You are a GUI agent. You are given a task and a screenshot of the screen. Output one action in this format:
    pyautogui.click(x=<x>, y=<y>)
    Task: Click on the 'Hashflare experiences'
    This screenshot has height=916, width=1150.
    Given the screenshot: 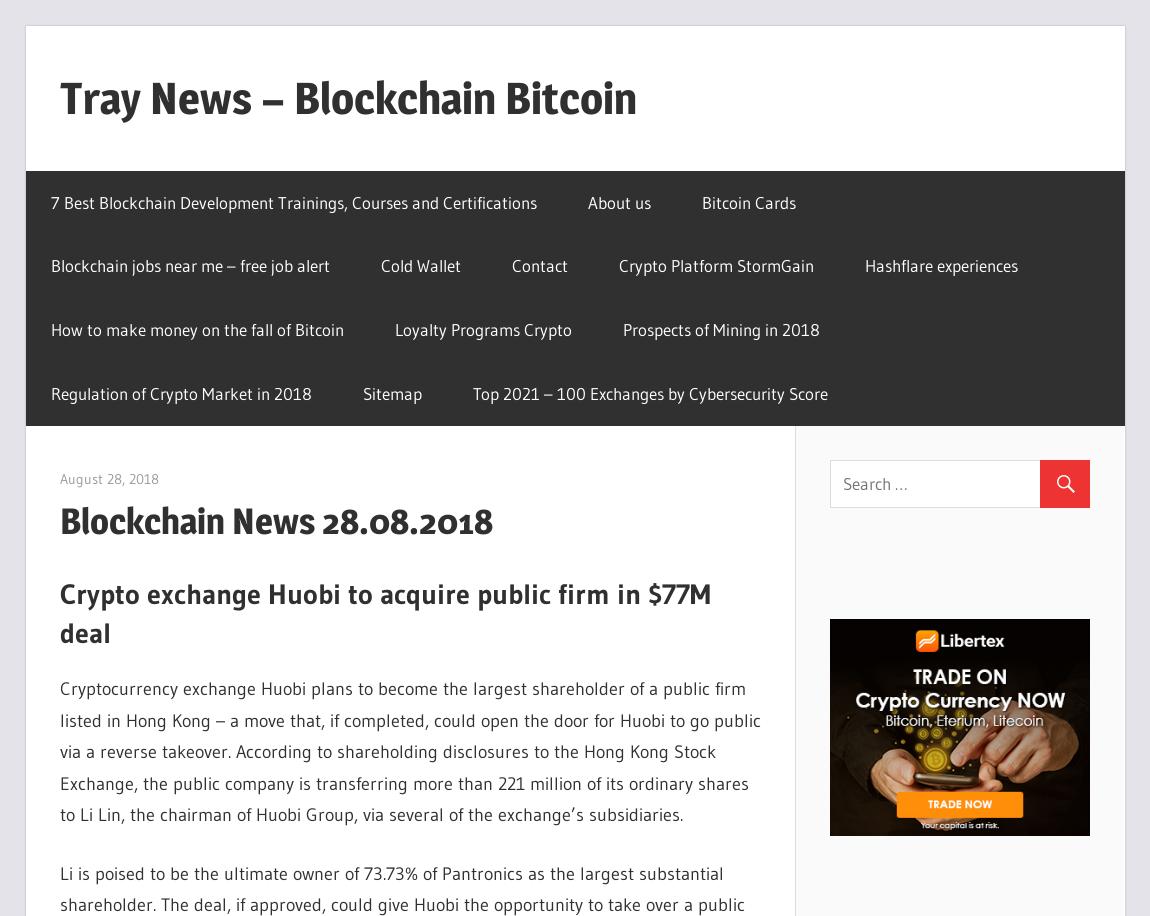 What is the action you would take?
    pyautogui.click(x=941, y=265)
    